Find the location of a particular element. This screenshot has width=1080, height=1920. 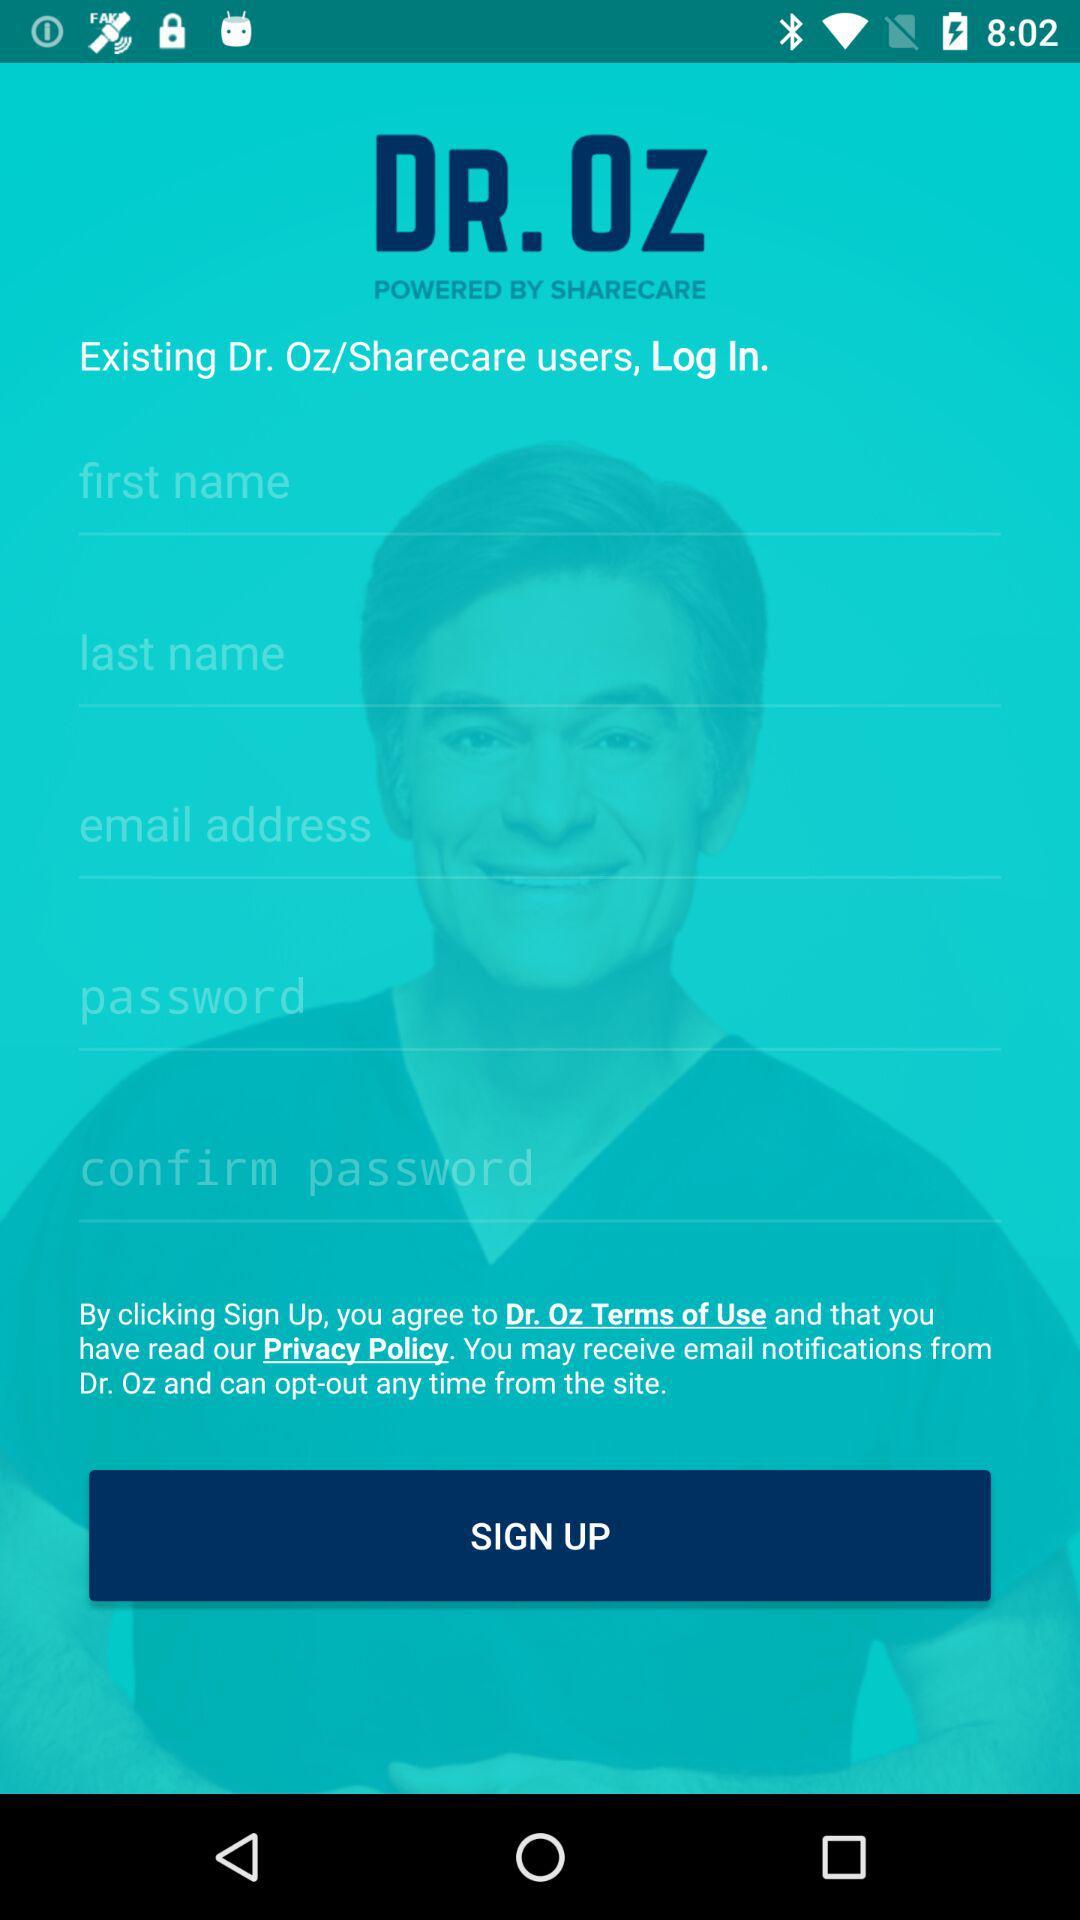

by clicking sign is located at coordinates (540, 1347).